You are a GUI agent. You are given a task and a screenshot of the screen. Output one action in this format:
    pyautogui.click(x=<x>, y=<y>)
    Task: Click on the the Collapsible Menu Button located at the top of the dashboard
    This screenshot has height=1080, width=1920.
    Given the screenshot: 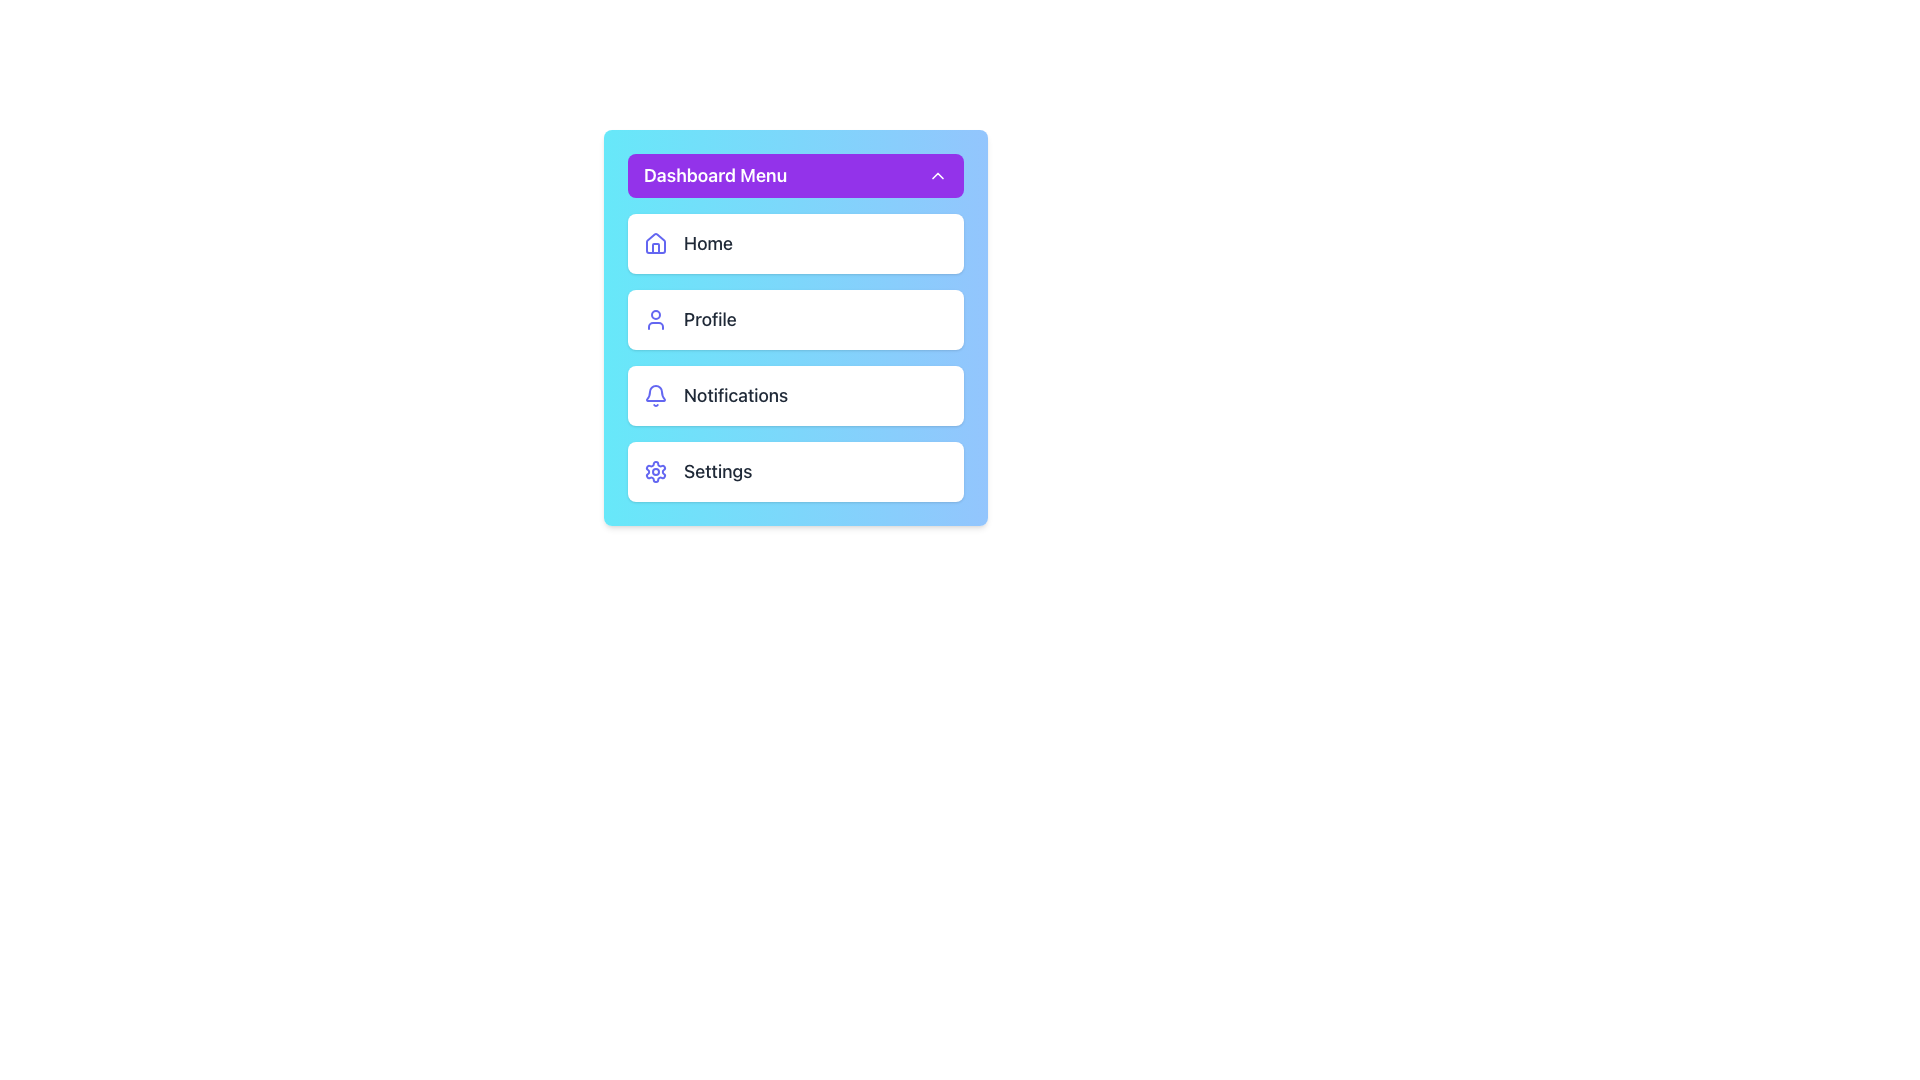 What is the action you would take?
    pyautogui.click(x=795, y=175)
    